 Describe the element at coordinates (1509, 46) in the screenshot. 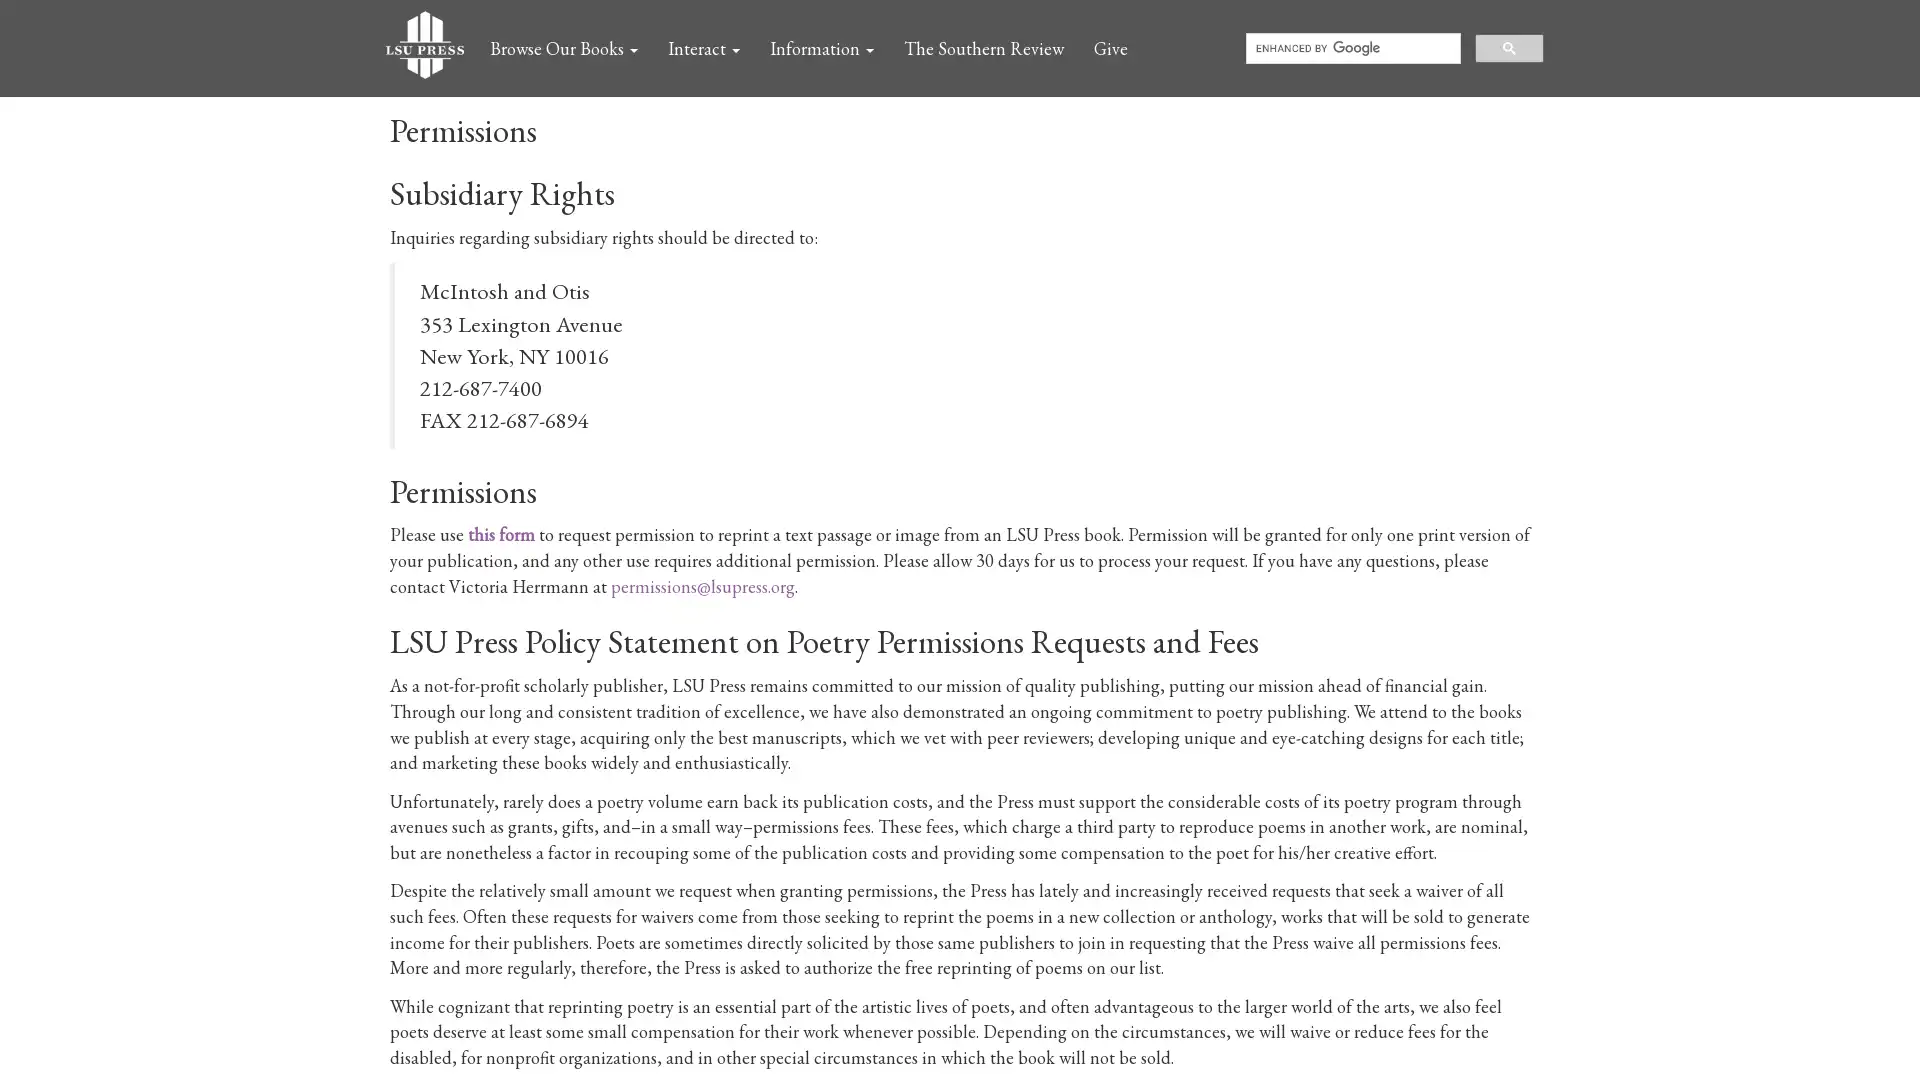

I see `search` at that location.